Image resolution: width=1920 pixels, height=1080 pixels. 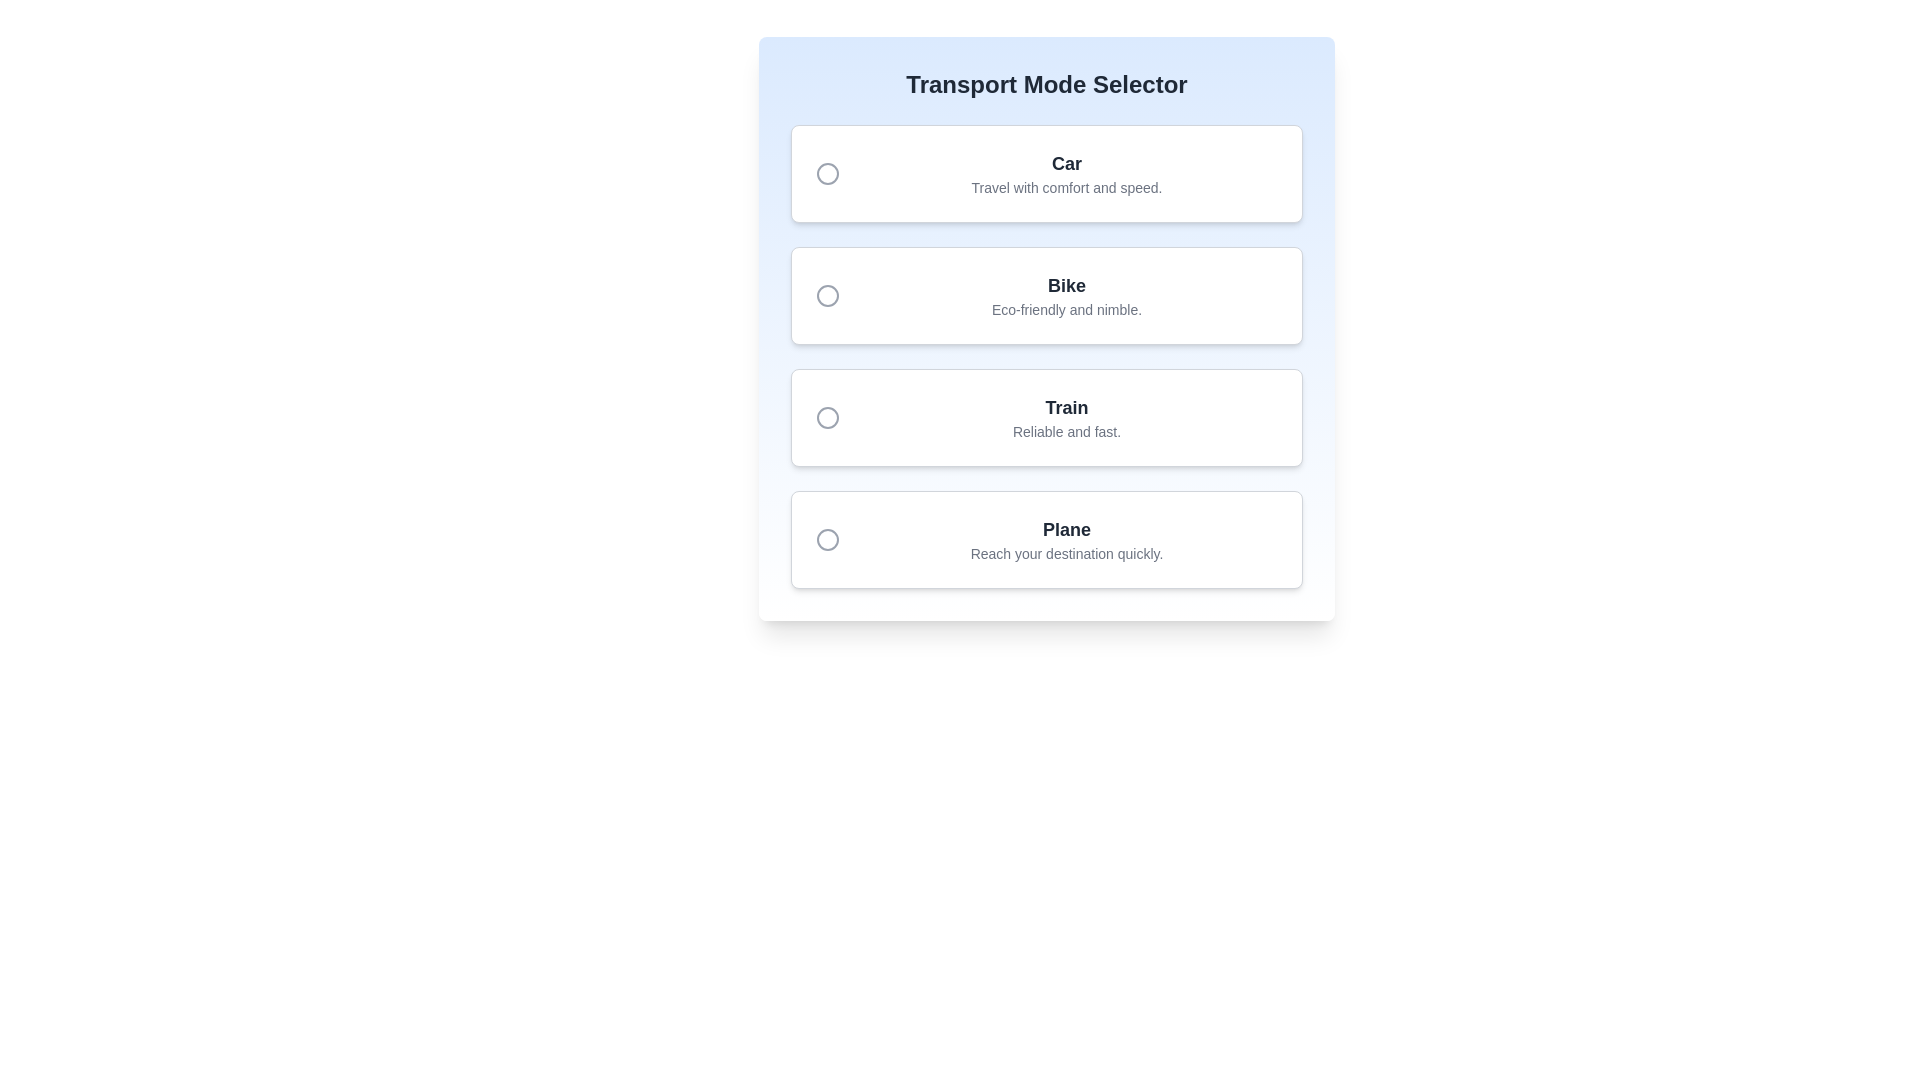 I want to click on the circular outline of the last transport mode option adjacent to the 'Plane' label, so click(x=828, y=540).